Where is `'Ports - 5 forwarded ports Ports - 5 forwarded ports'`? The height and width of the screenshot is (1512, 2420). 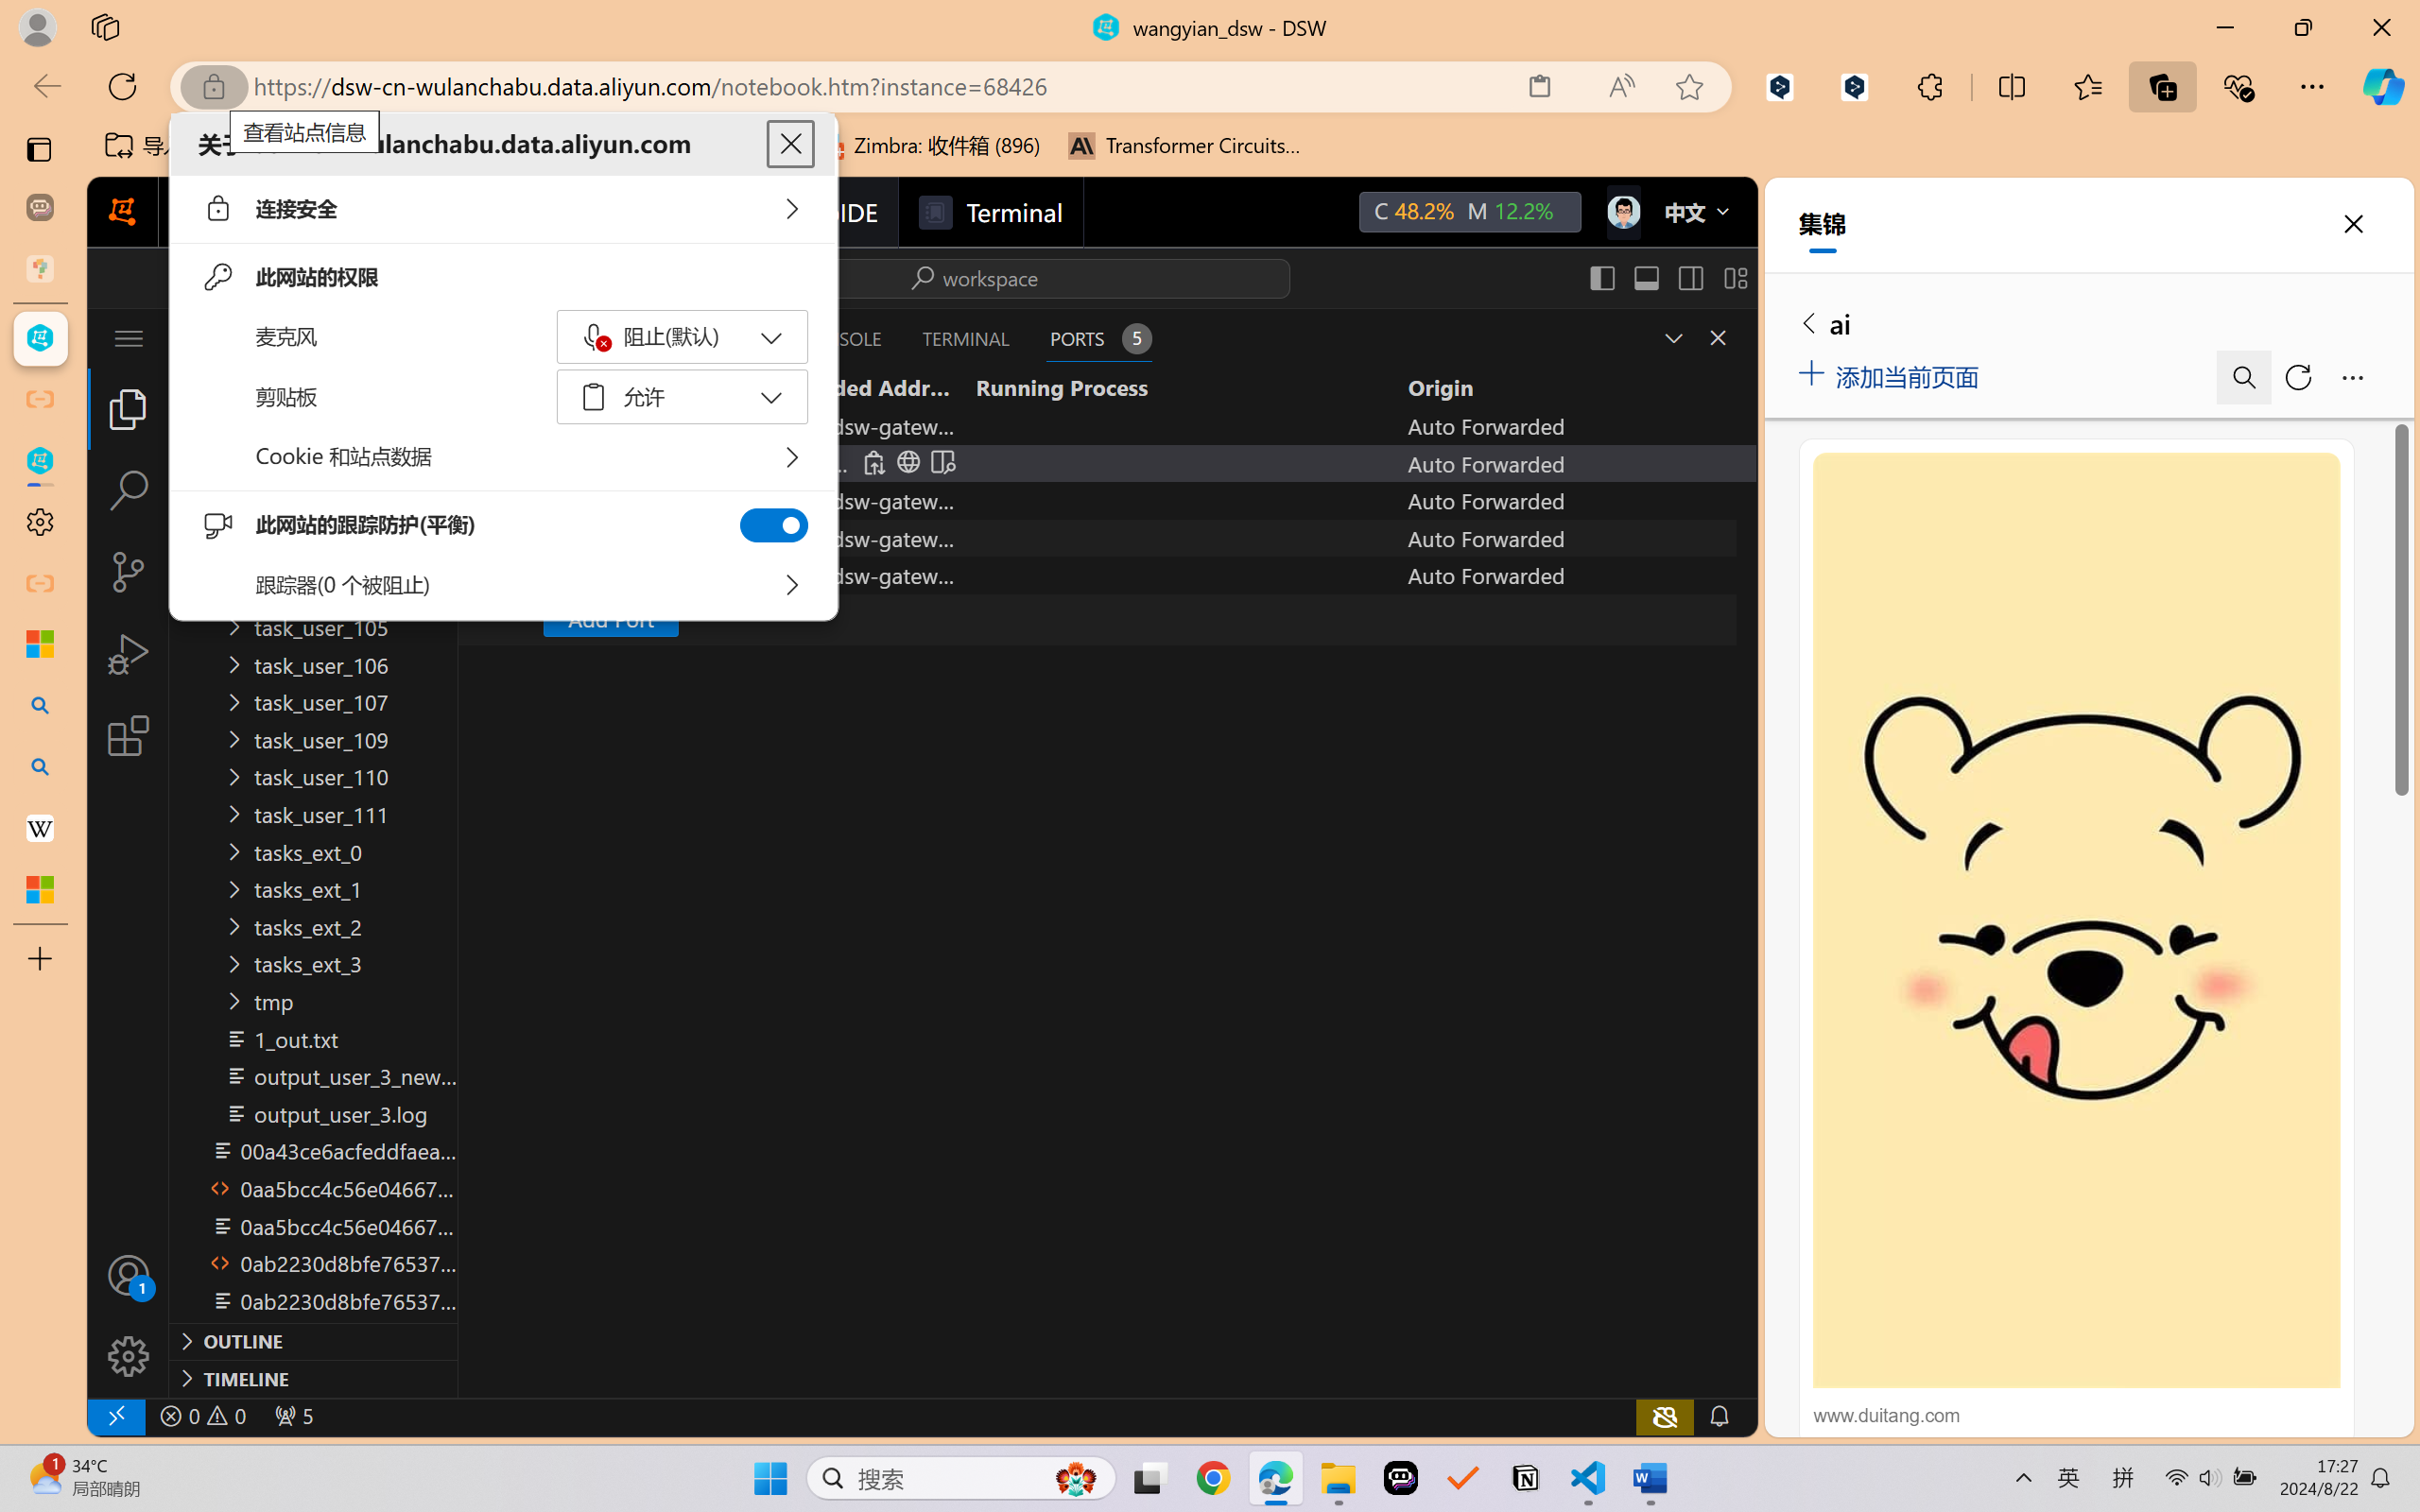 'Ports - 5 forwarded ports Ports - 5 forwarded ports' is located at coordinates (1098, 337).